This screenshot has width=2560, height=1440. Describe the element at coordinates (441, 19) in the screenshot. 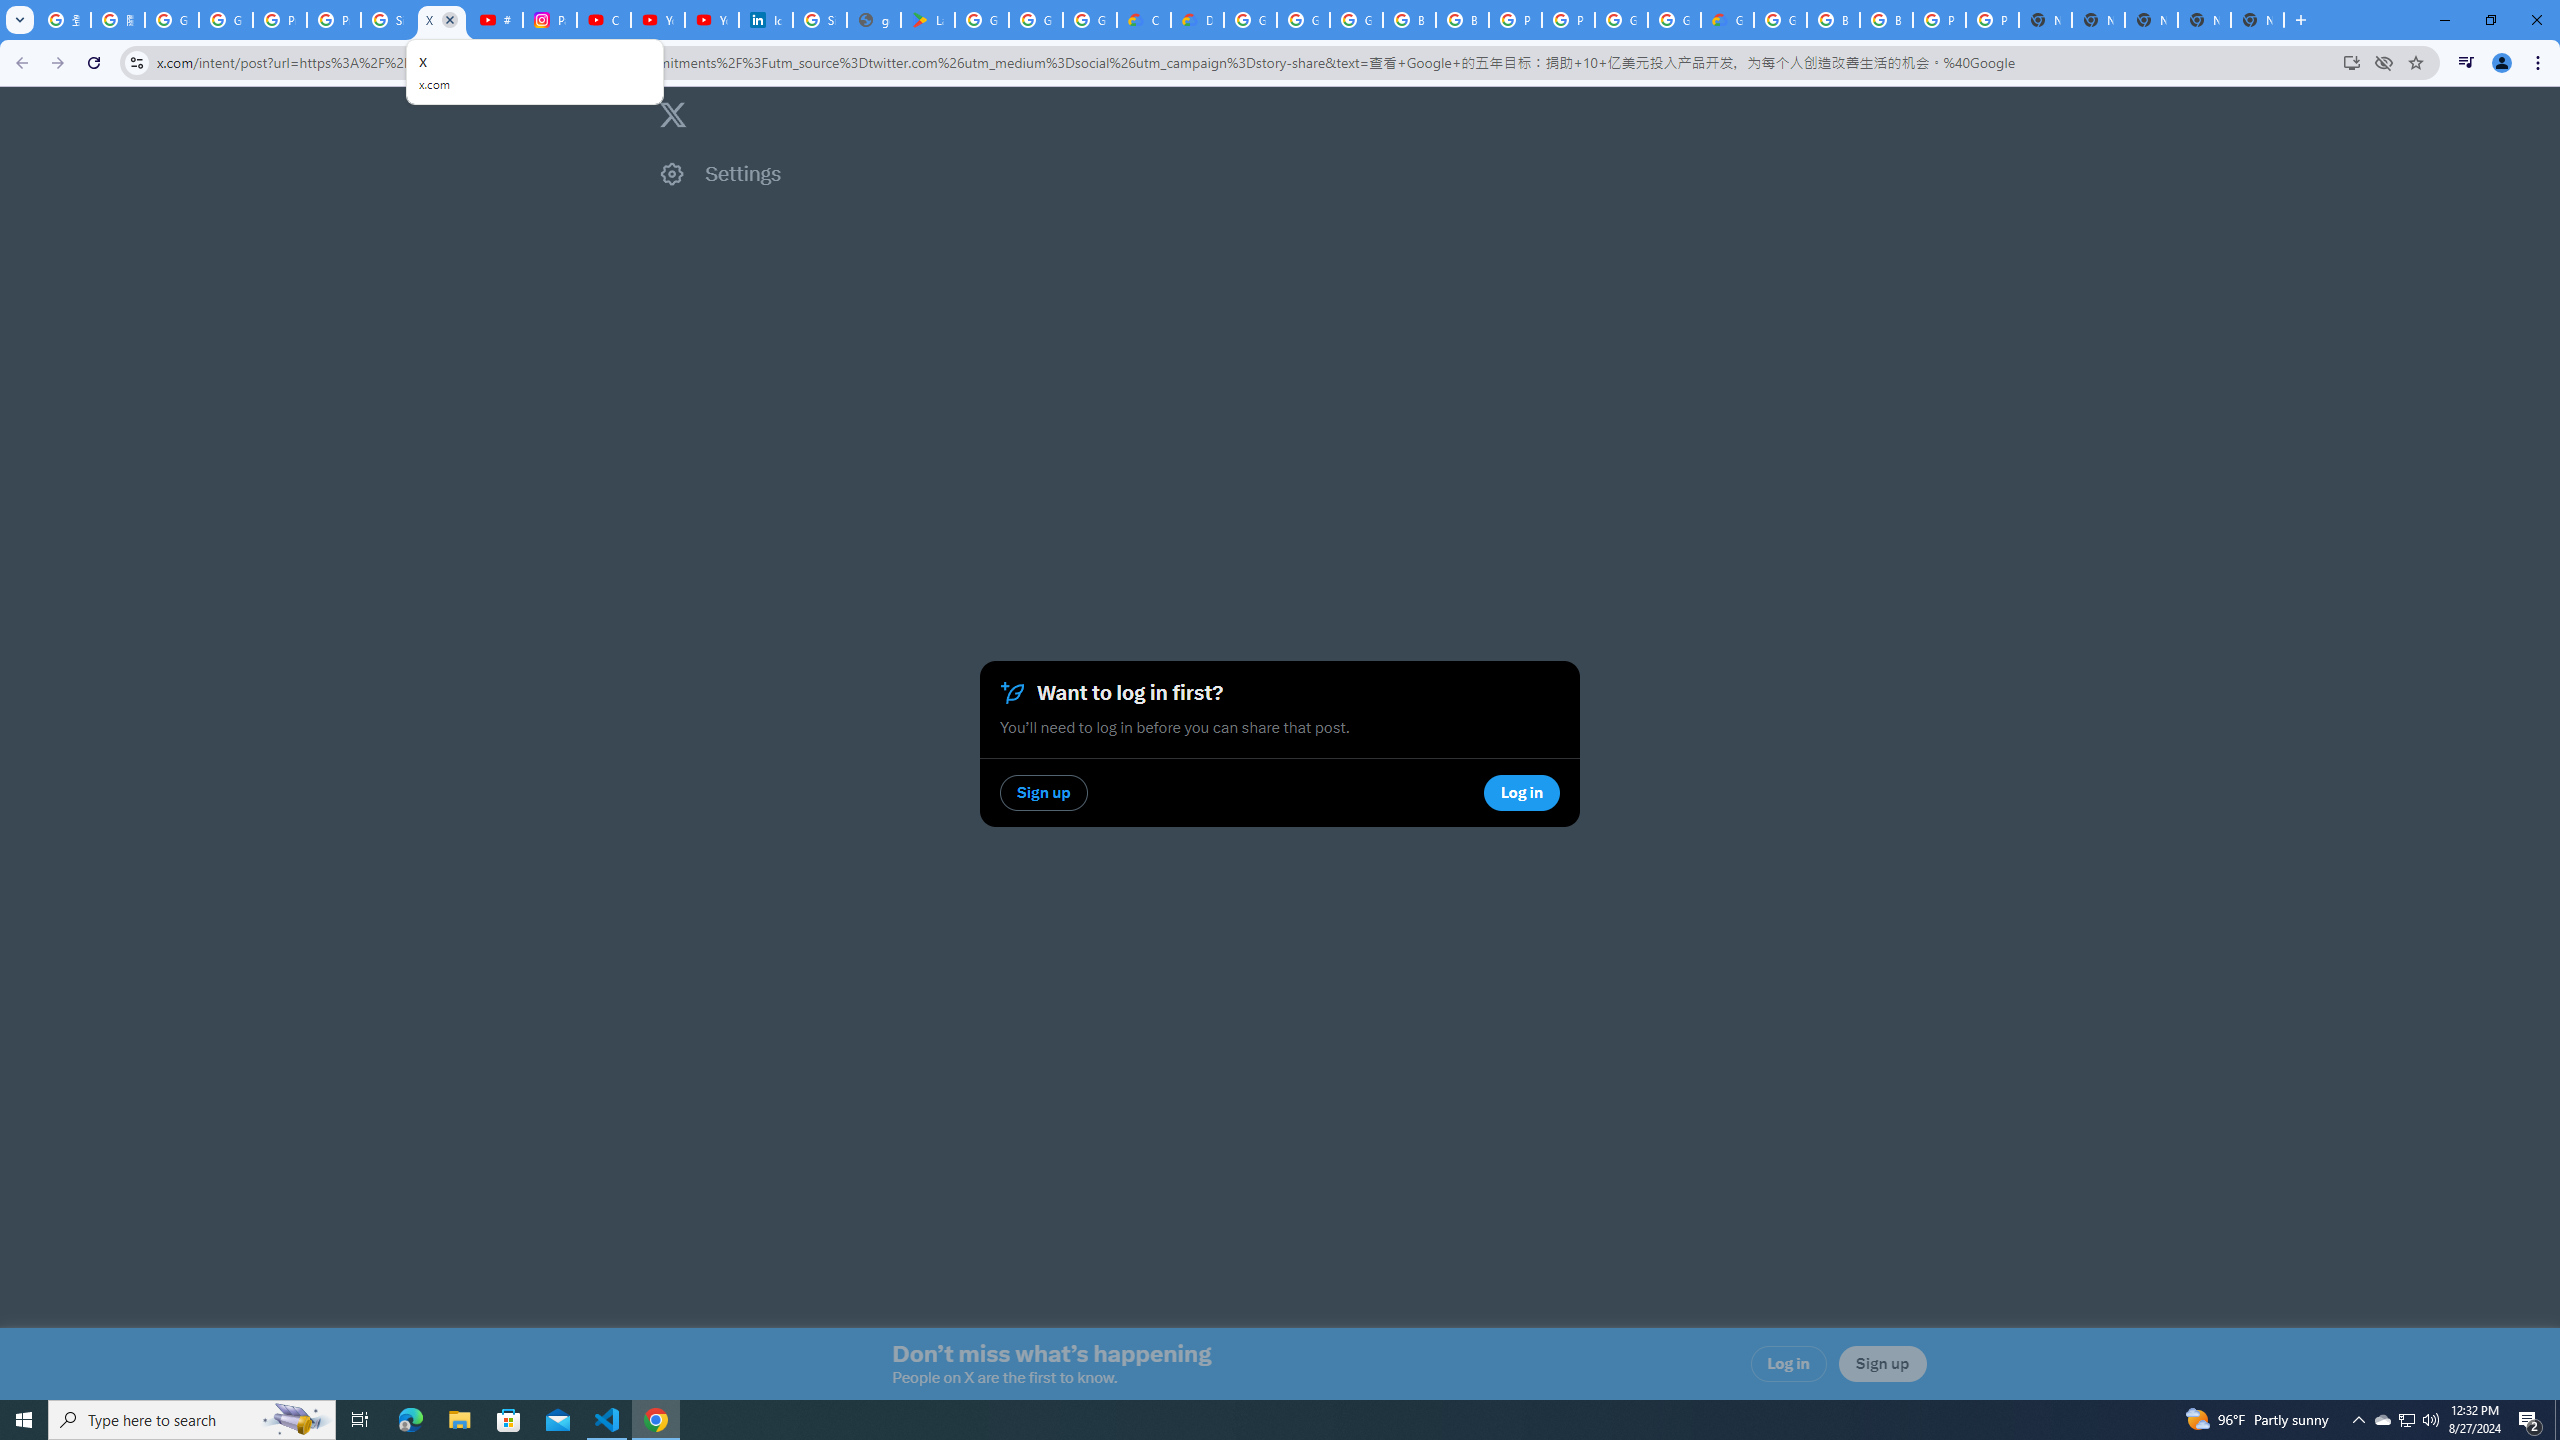

I see `'X'` at that location.